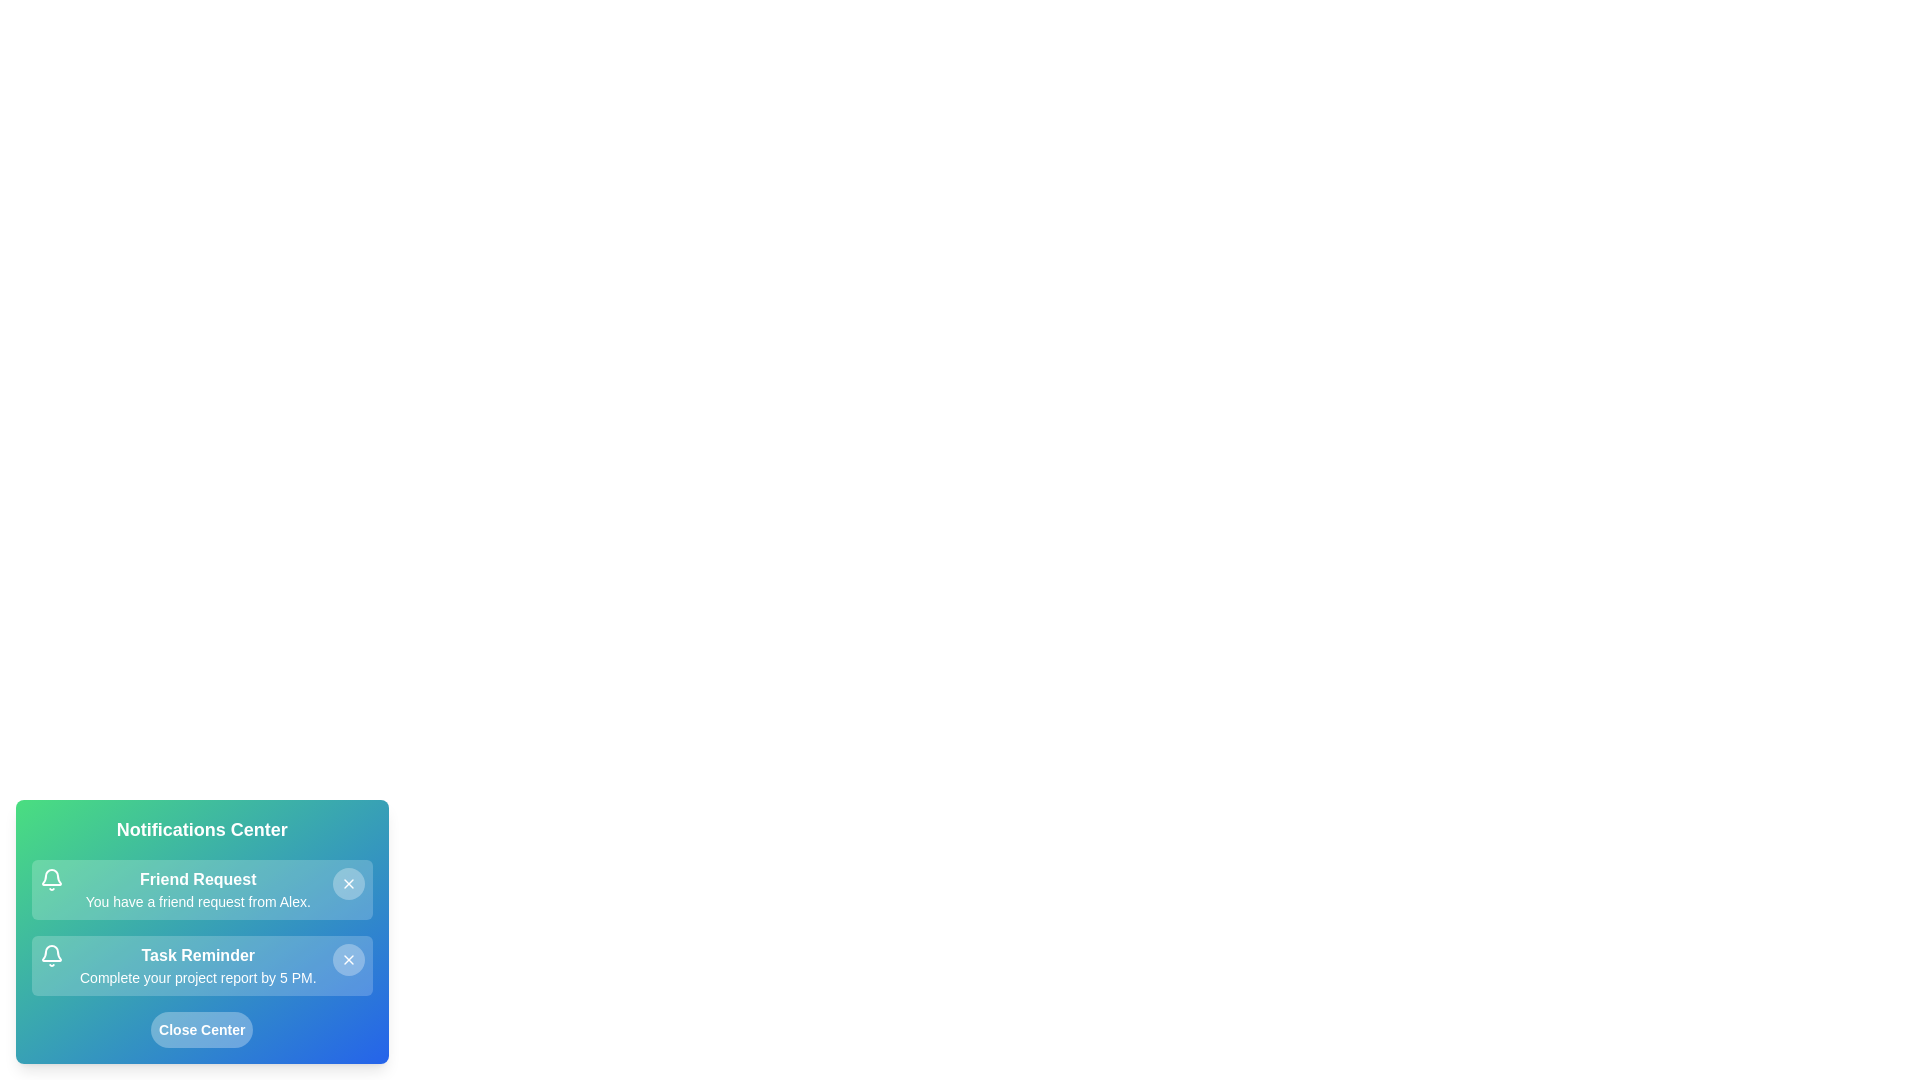 The height and width of the screenshot is (1080, 1920). What do you see at coordinates (201, 1029) in the screenshot?
I see `the 'Close Center' button to close the notification center` at bounding box center [201, 1029].